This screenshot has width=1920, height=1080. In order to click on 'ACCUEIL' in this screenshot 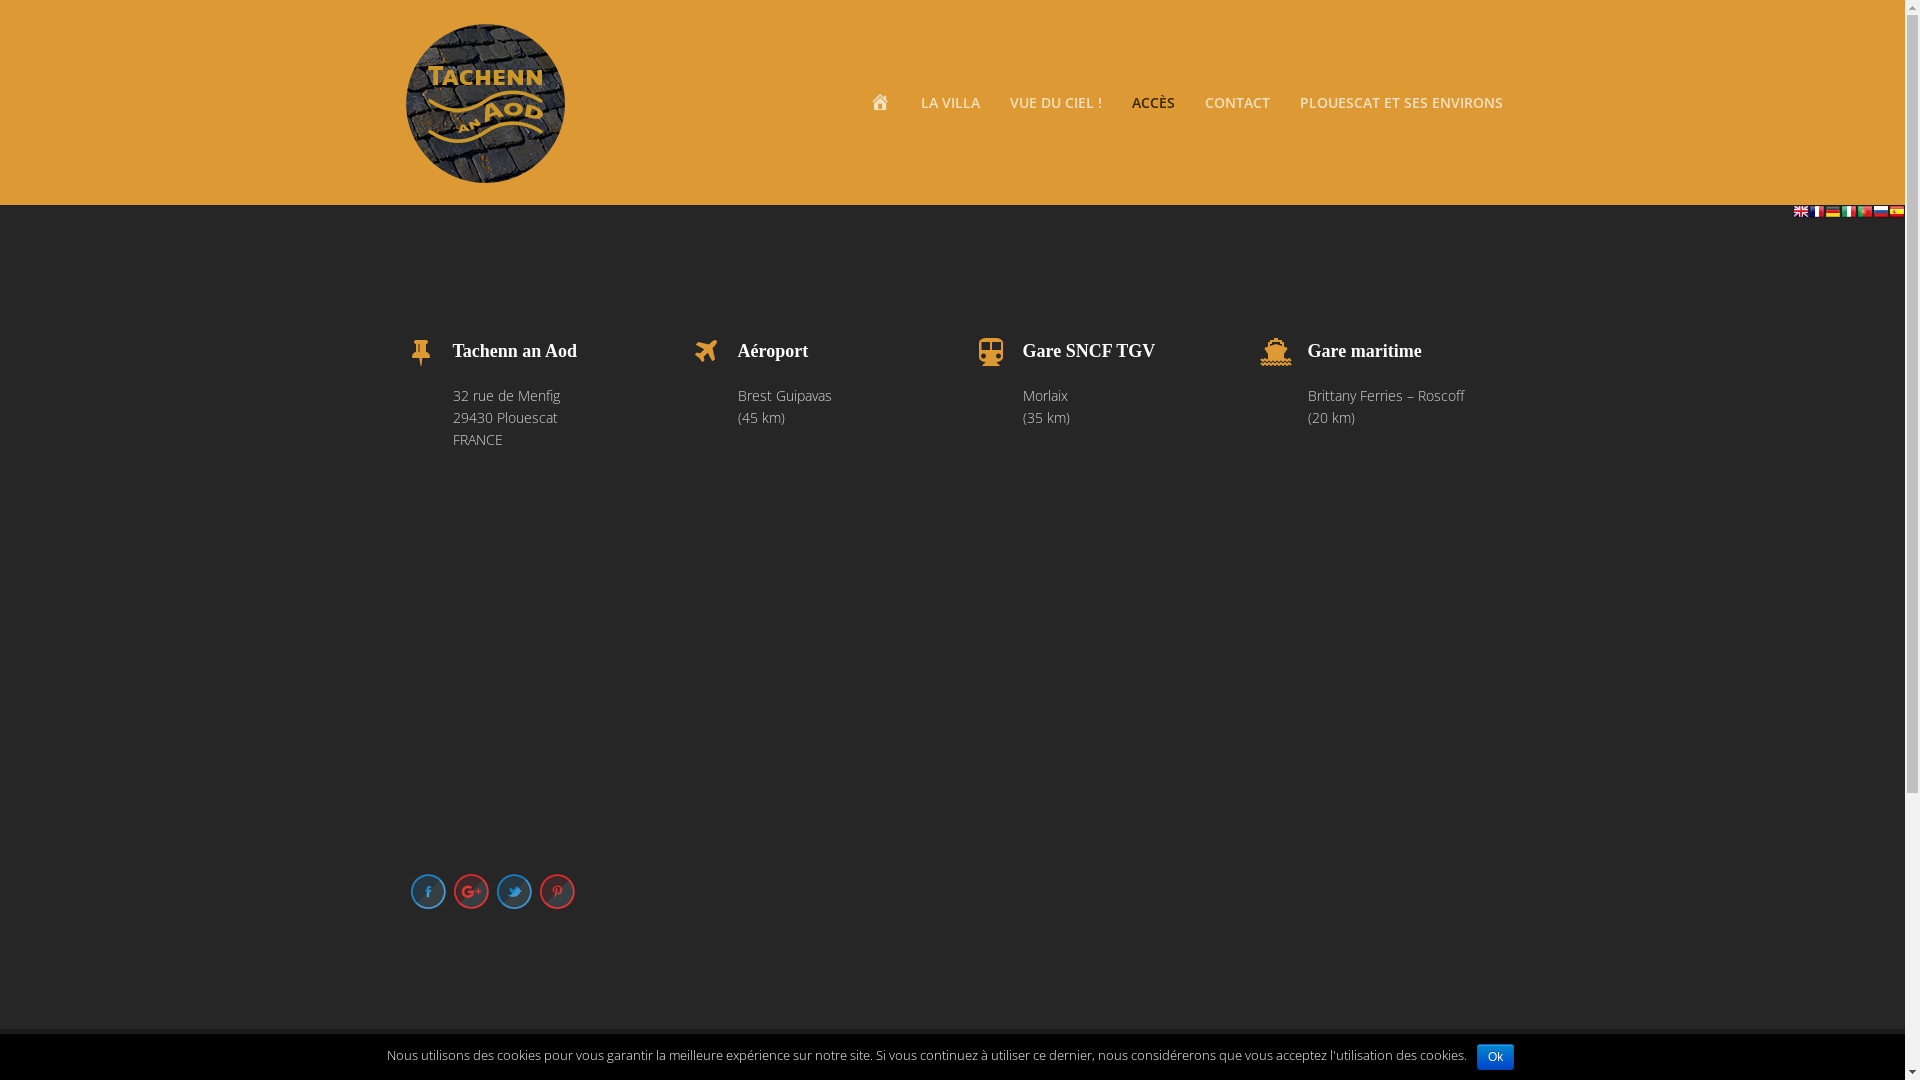, I will do `click(880, 102)`.